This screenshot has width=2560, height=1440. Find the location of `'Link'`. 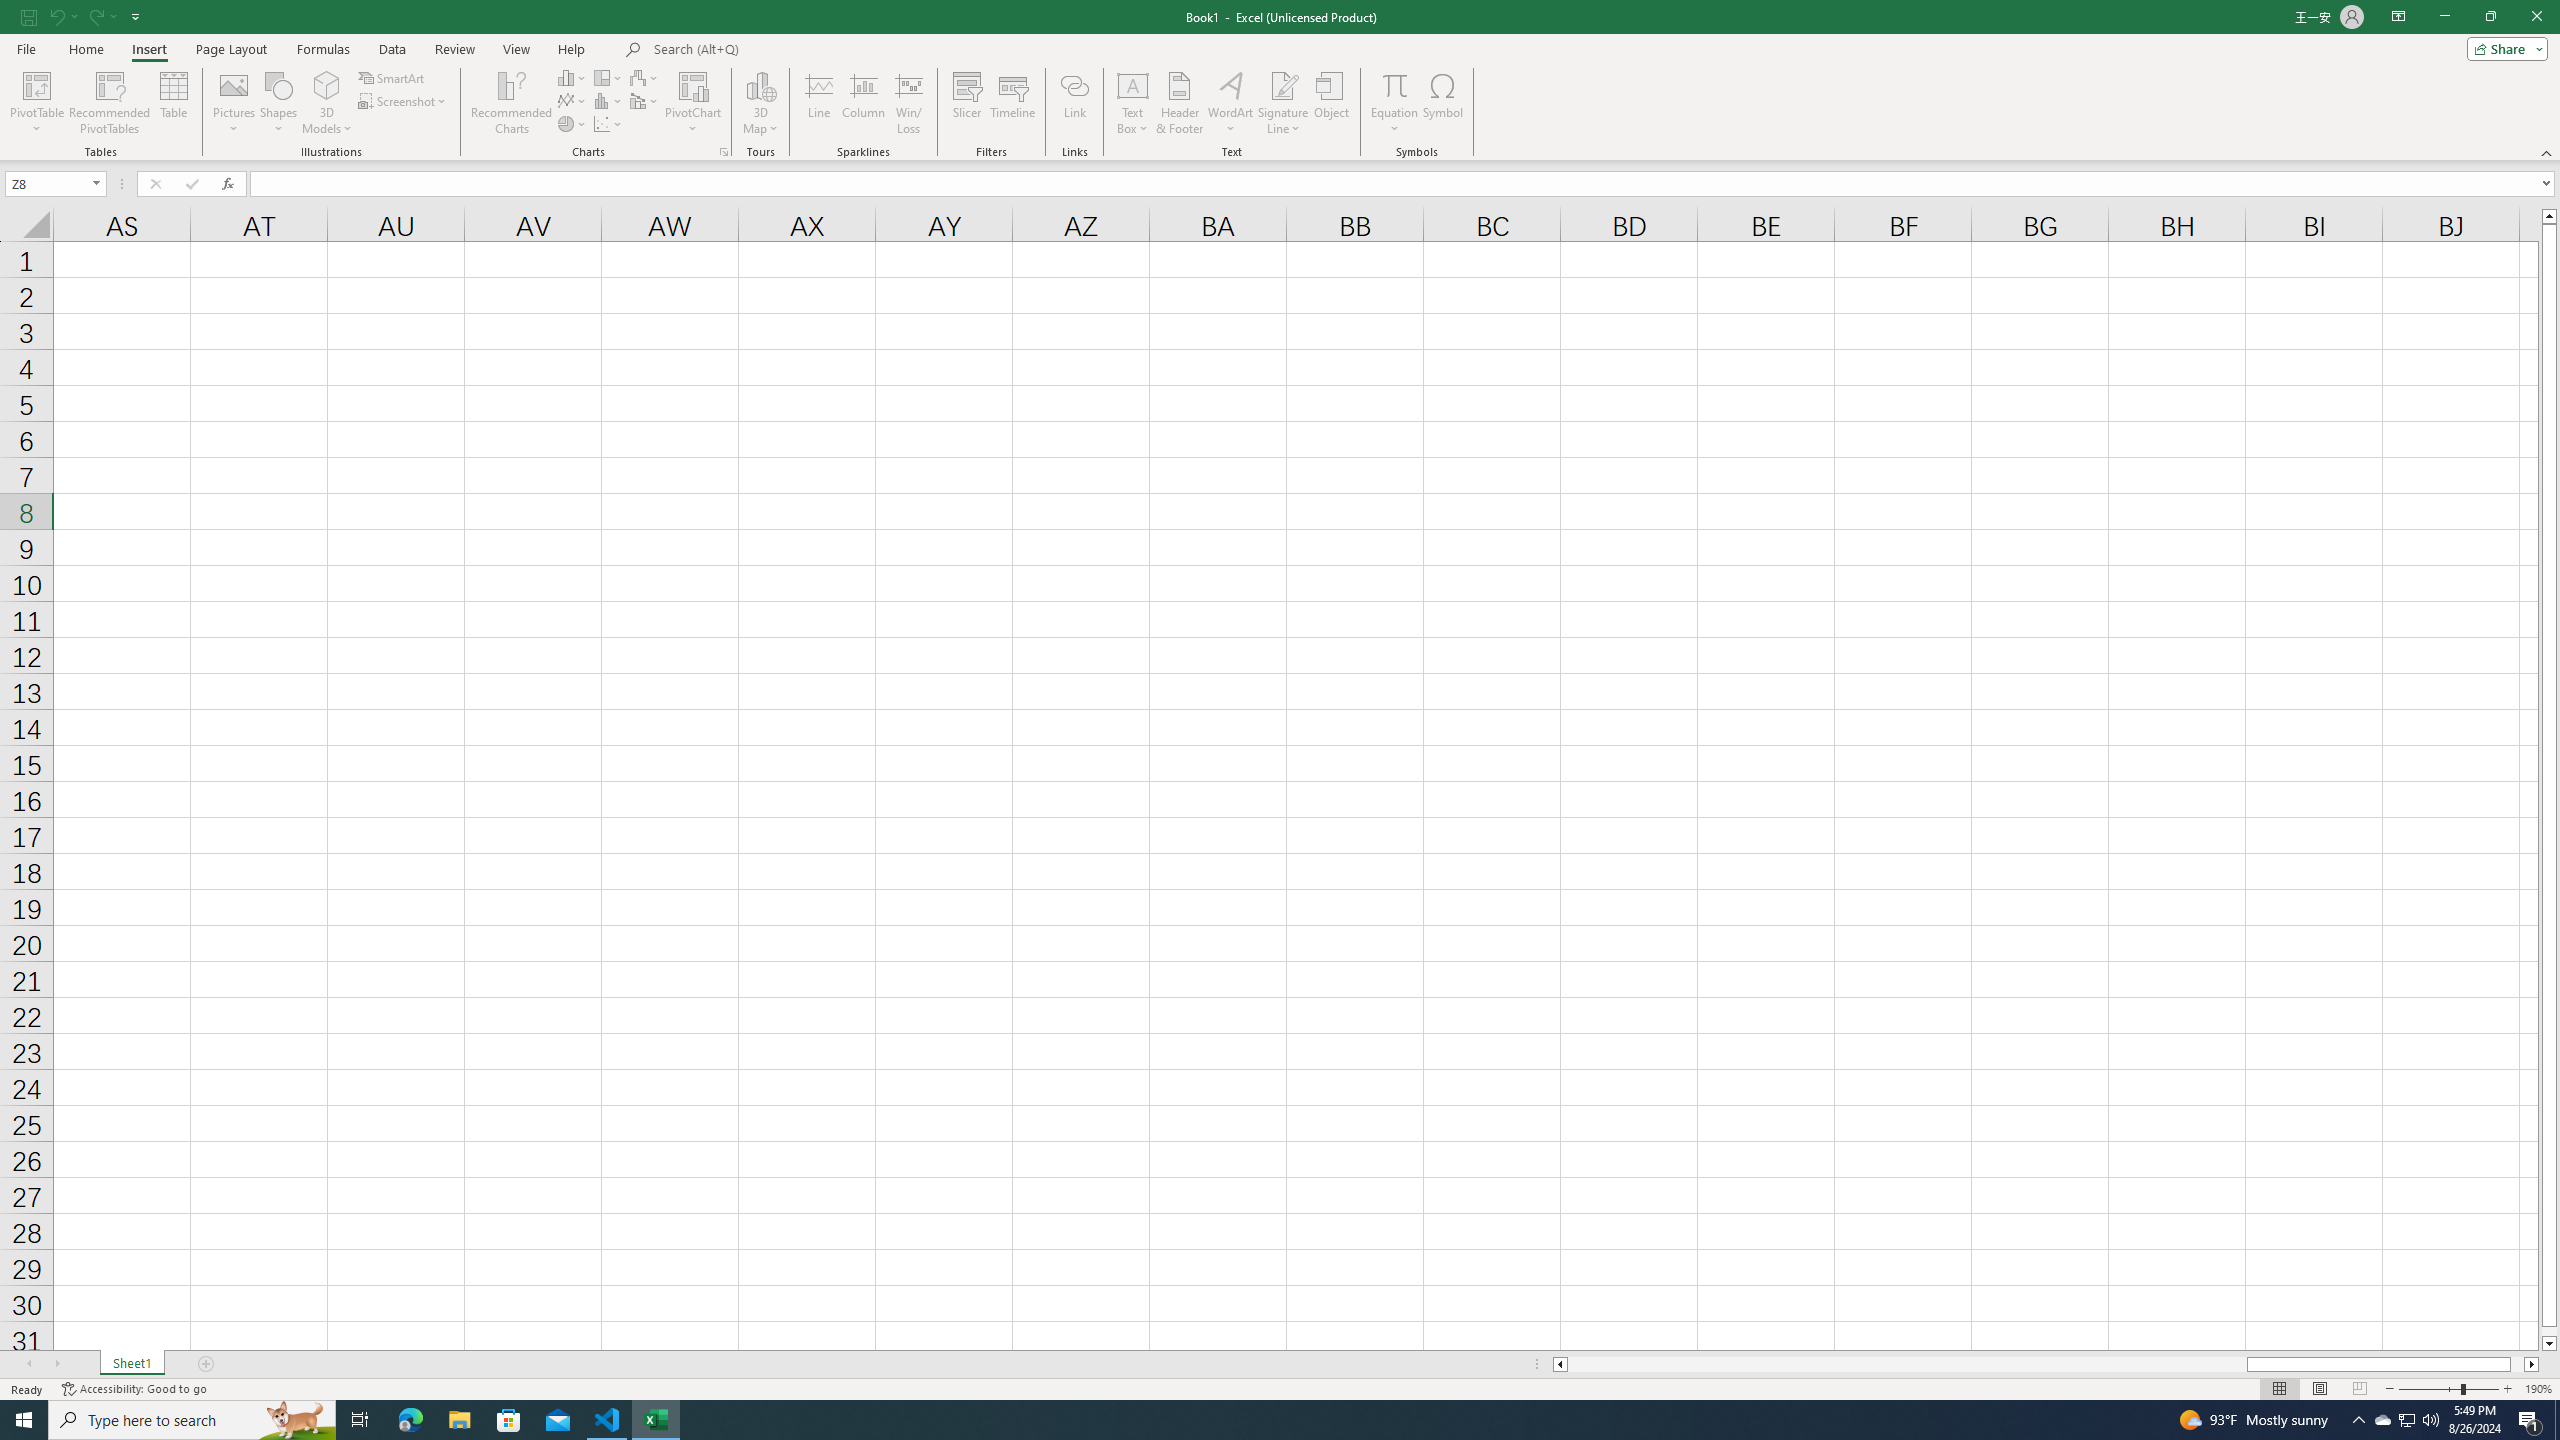

'Link' is located at coordinates (1075, 103).